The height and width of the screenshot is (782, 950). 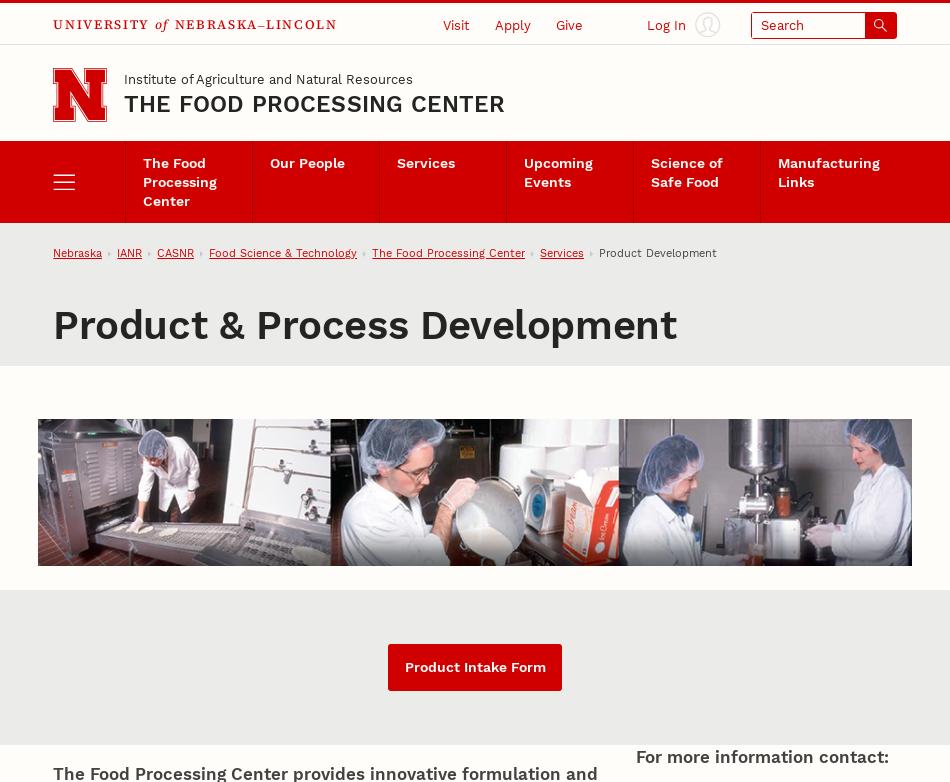 What do you see at coordinates (566, 201) in the screenshot?
I see `'Online Food Safety Courses 2023'` at bounding box center [566, 201].